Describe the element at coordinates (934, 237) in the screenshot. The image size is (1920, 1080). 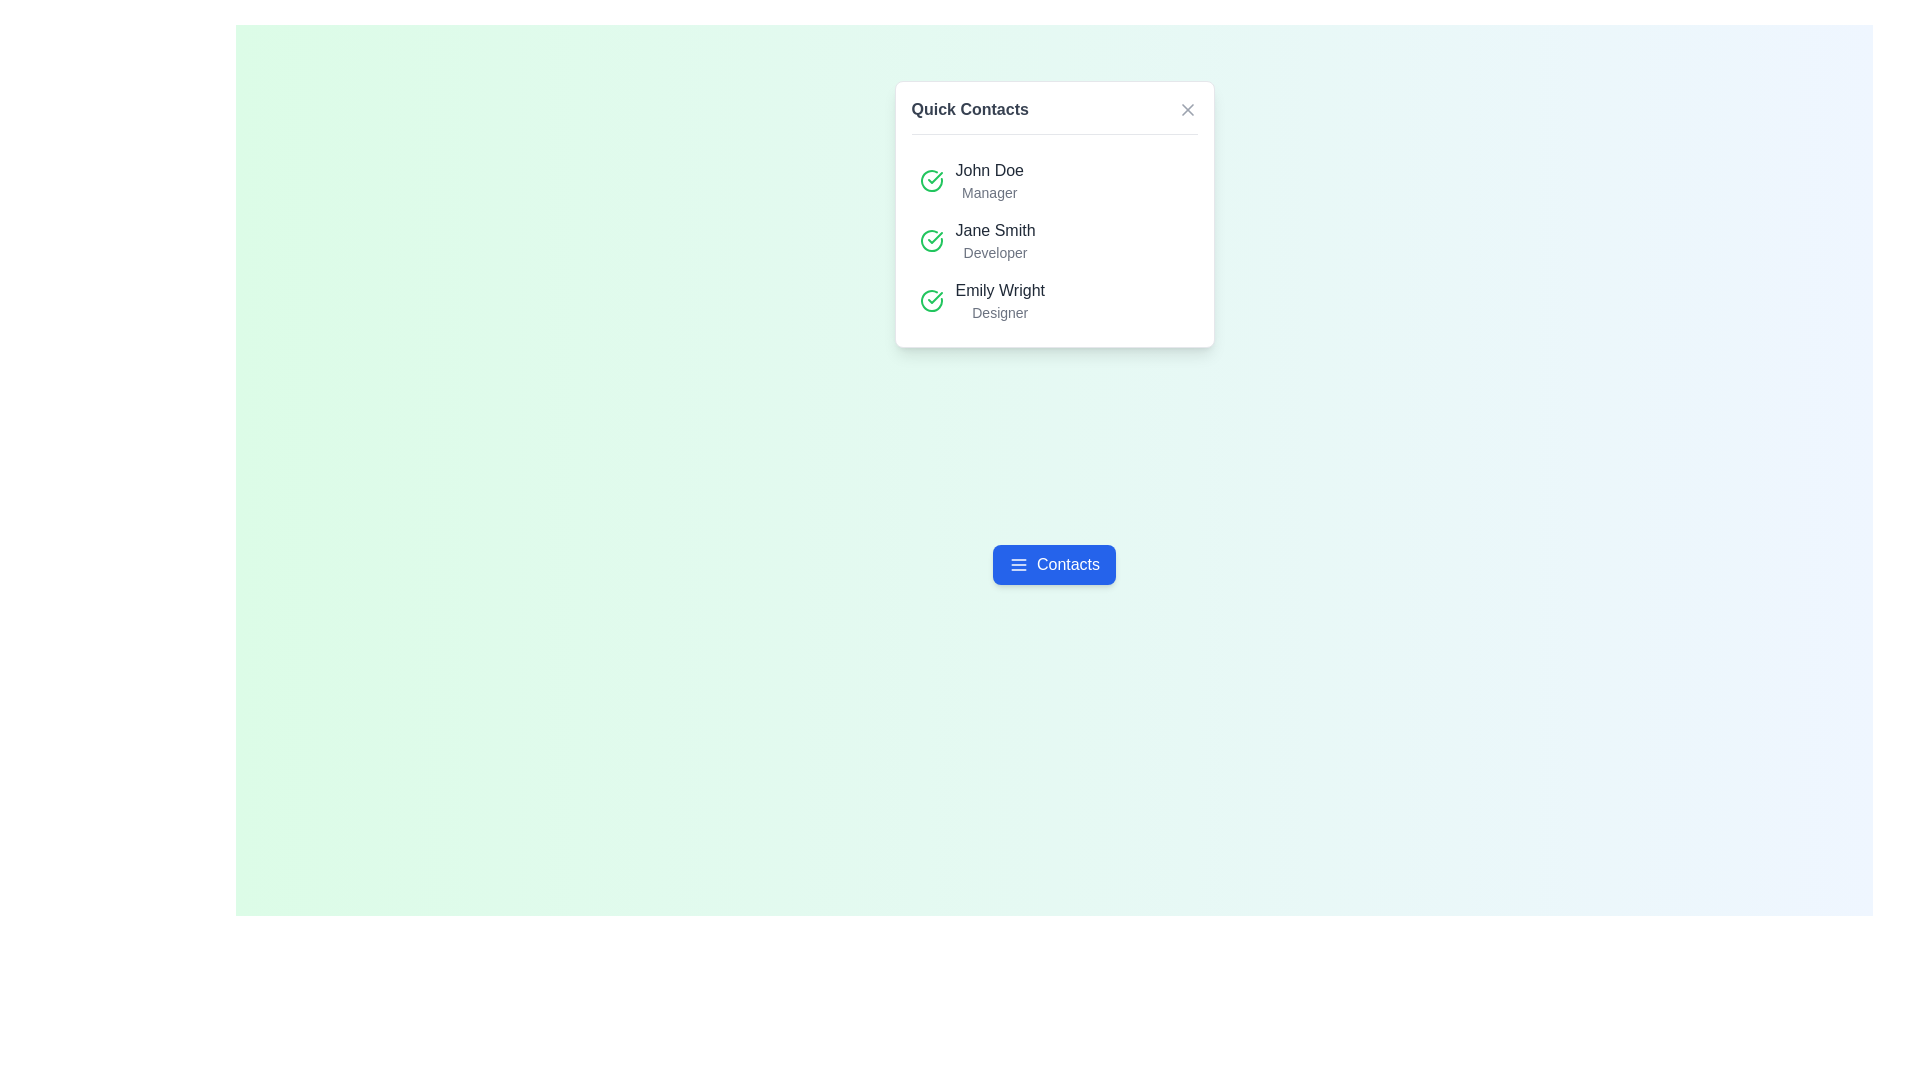
I see `first checkmark icon within the Quick Contacts panel, which is a light green circular icon with a green stroke checkmark, for styling or debugging purposes` at that location.